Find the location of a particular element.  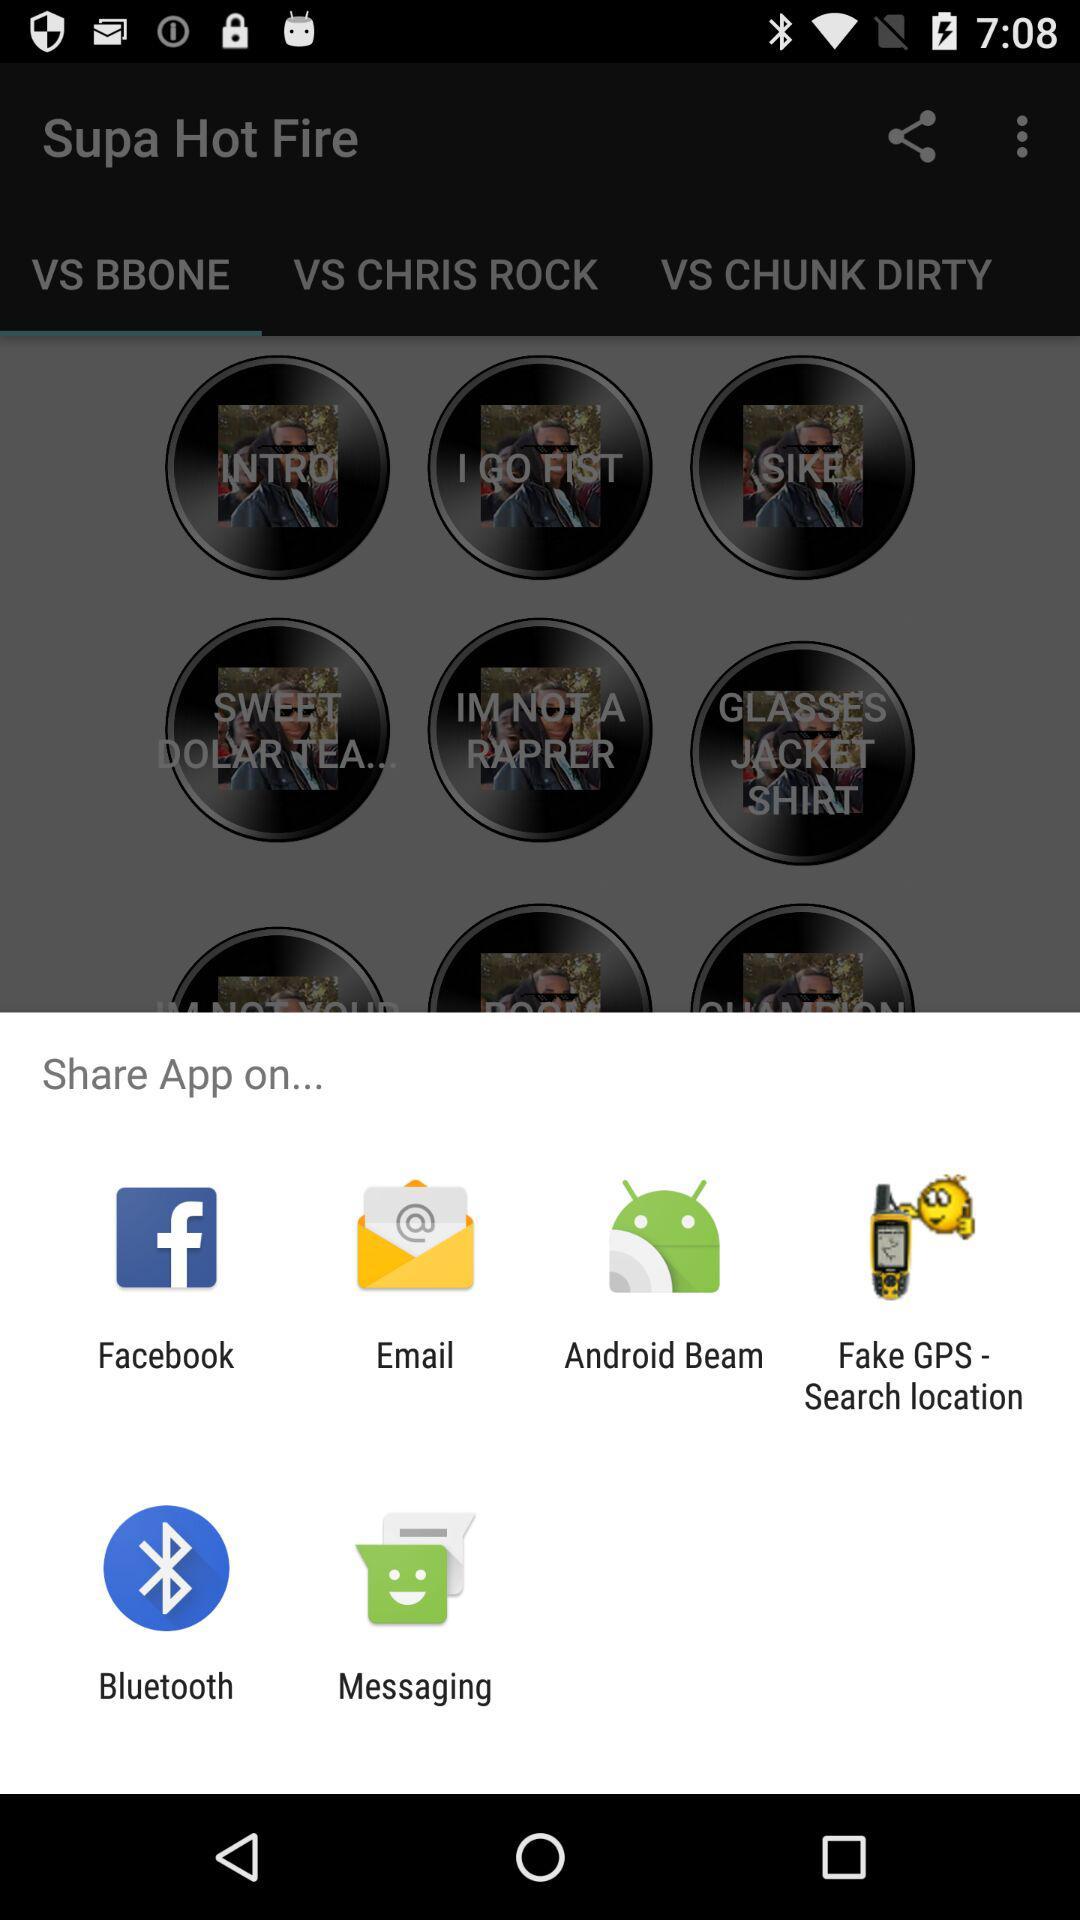

icon to the left of fake gps search app is located at coordinates (664, 1374).